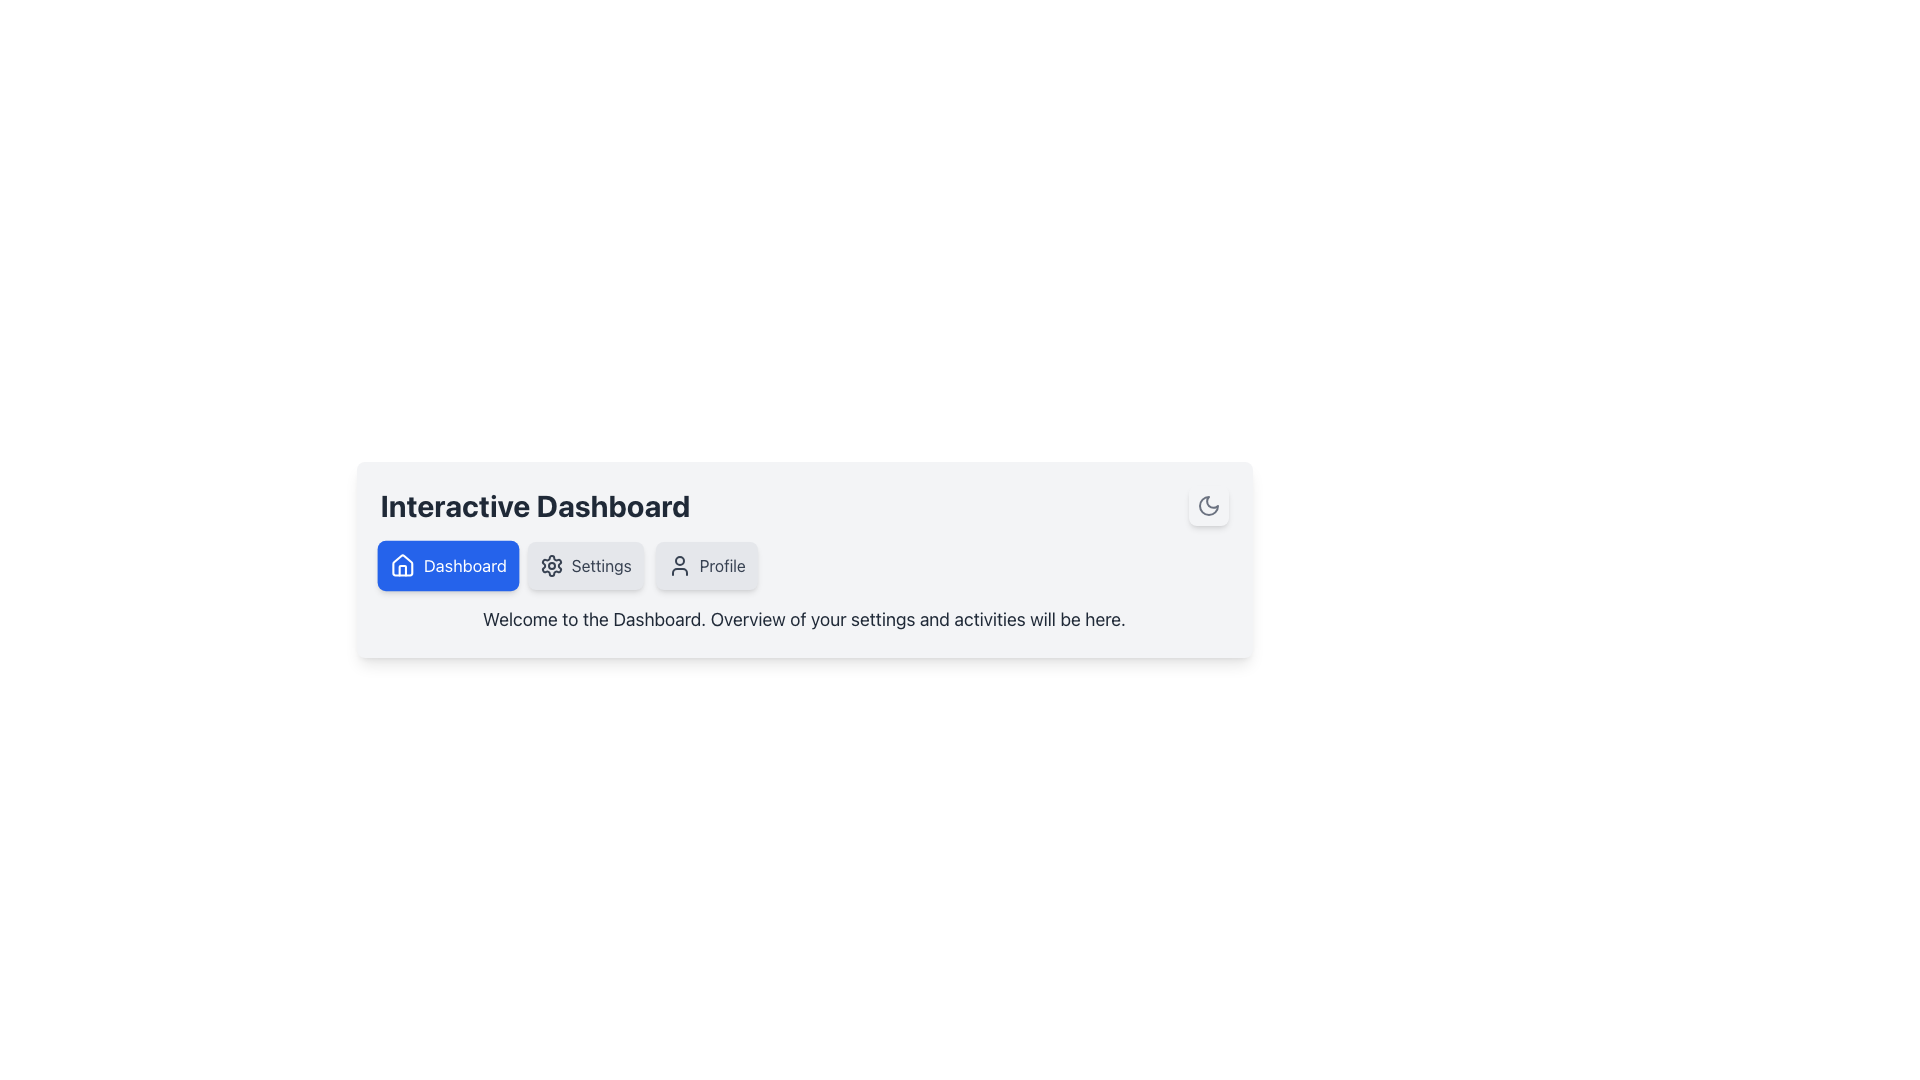  Describe the element at coordinates (584, 566) in the screenshot. I see `the settings button located in the horizontal menu bar between the 'Dashboard' and 'Profile' buttons` at that location.